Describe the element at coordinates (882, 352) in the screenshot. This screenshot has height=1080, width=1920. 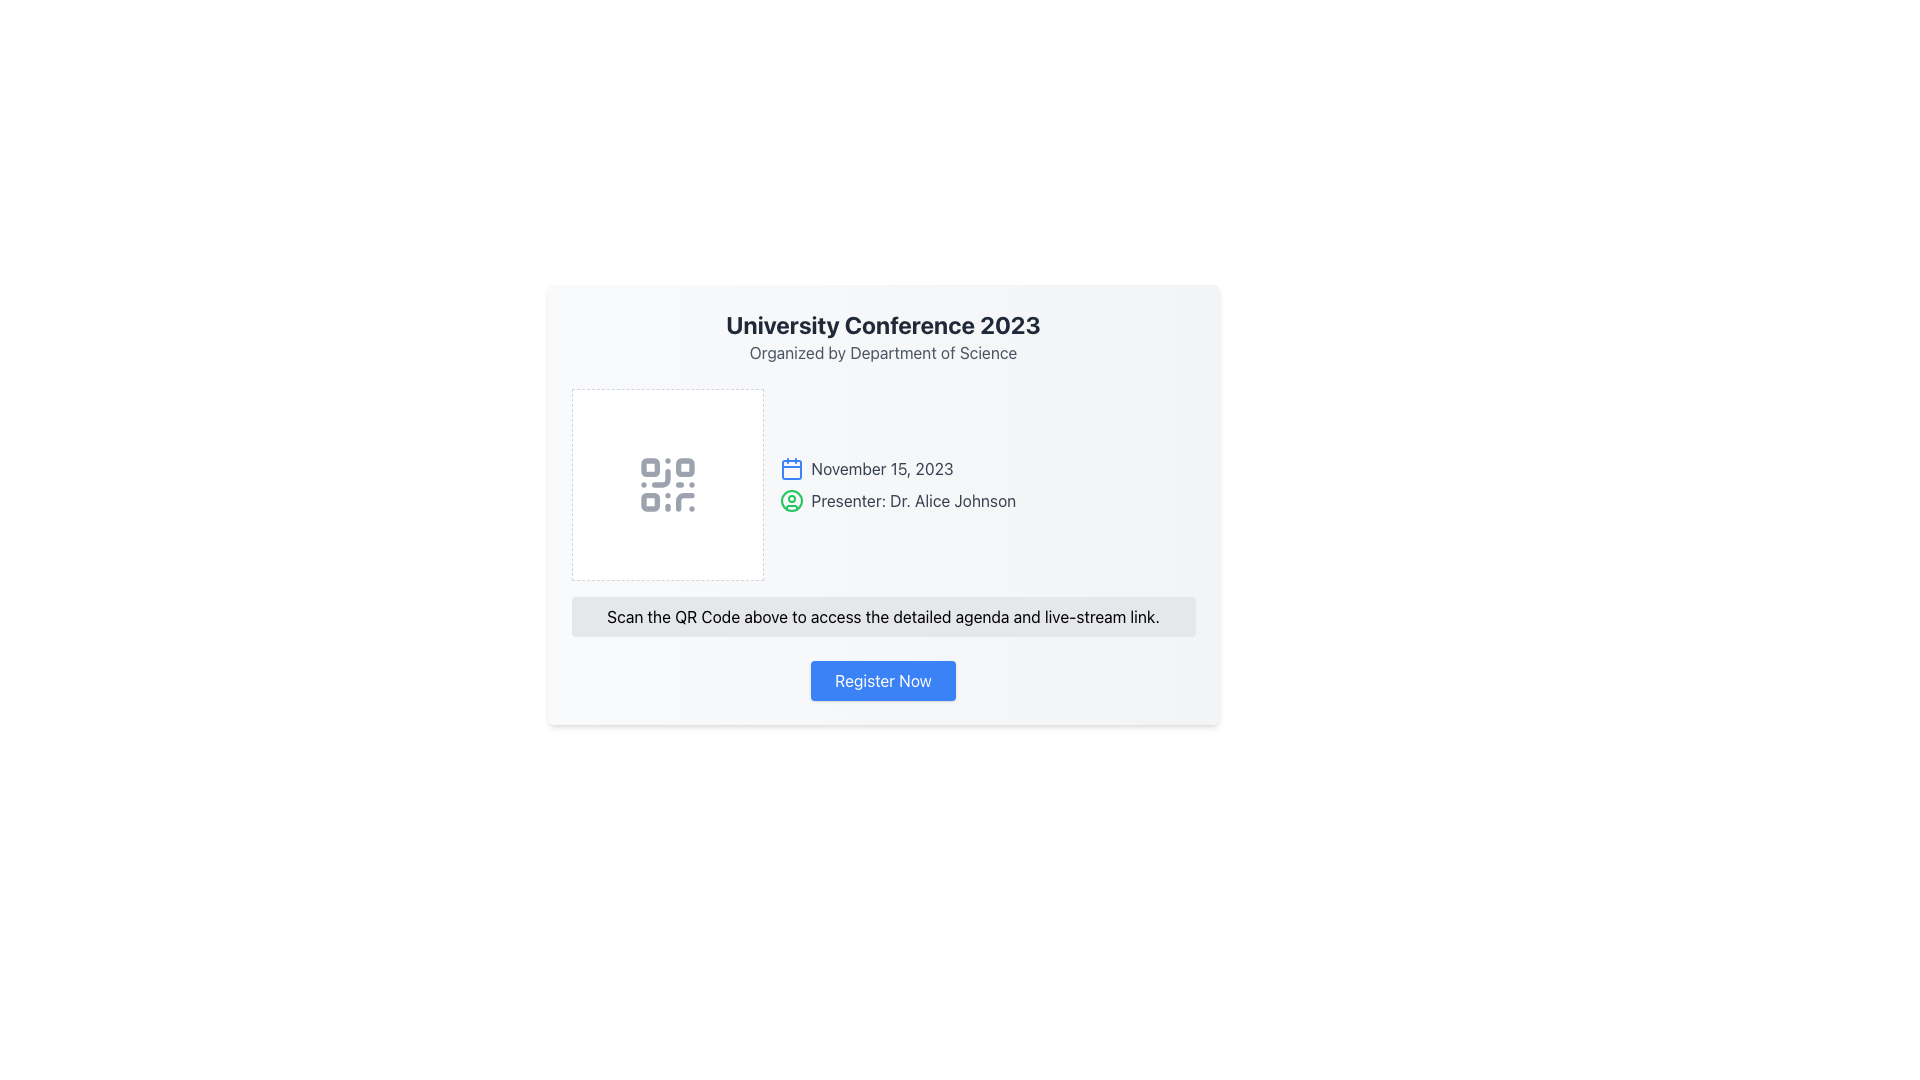
I see `text label providing organizational details about the event located below the title 'University Conference 2023'` at that location.